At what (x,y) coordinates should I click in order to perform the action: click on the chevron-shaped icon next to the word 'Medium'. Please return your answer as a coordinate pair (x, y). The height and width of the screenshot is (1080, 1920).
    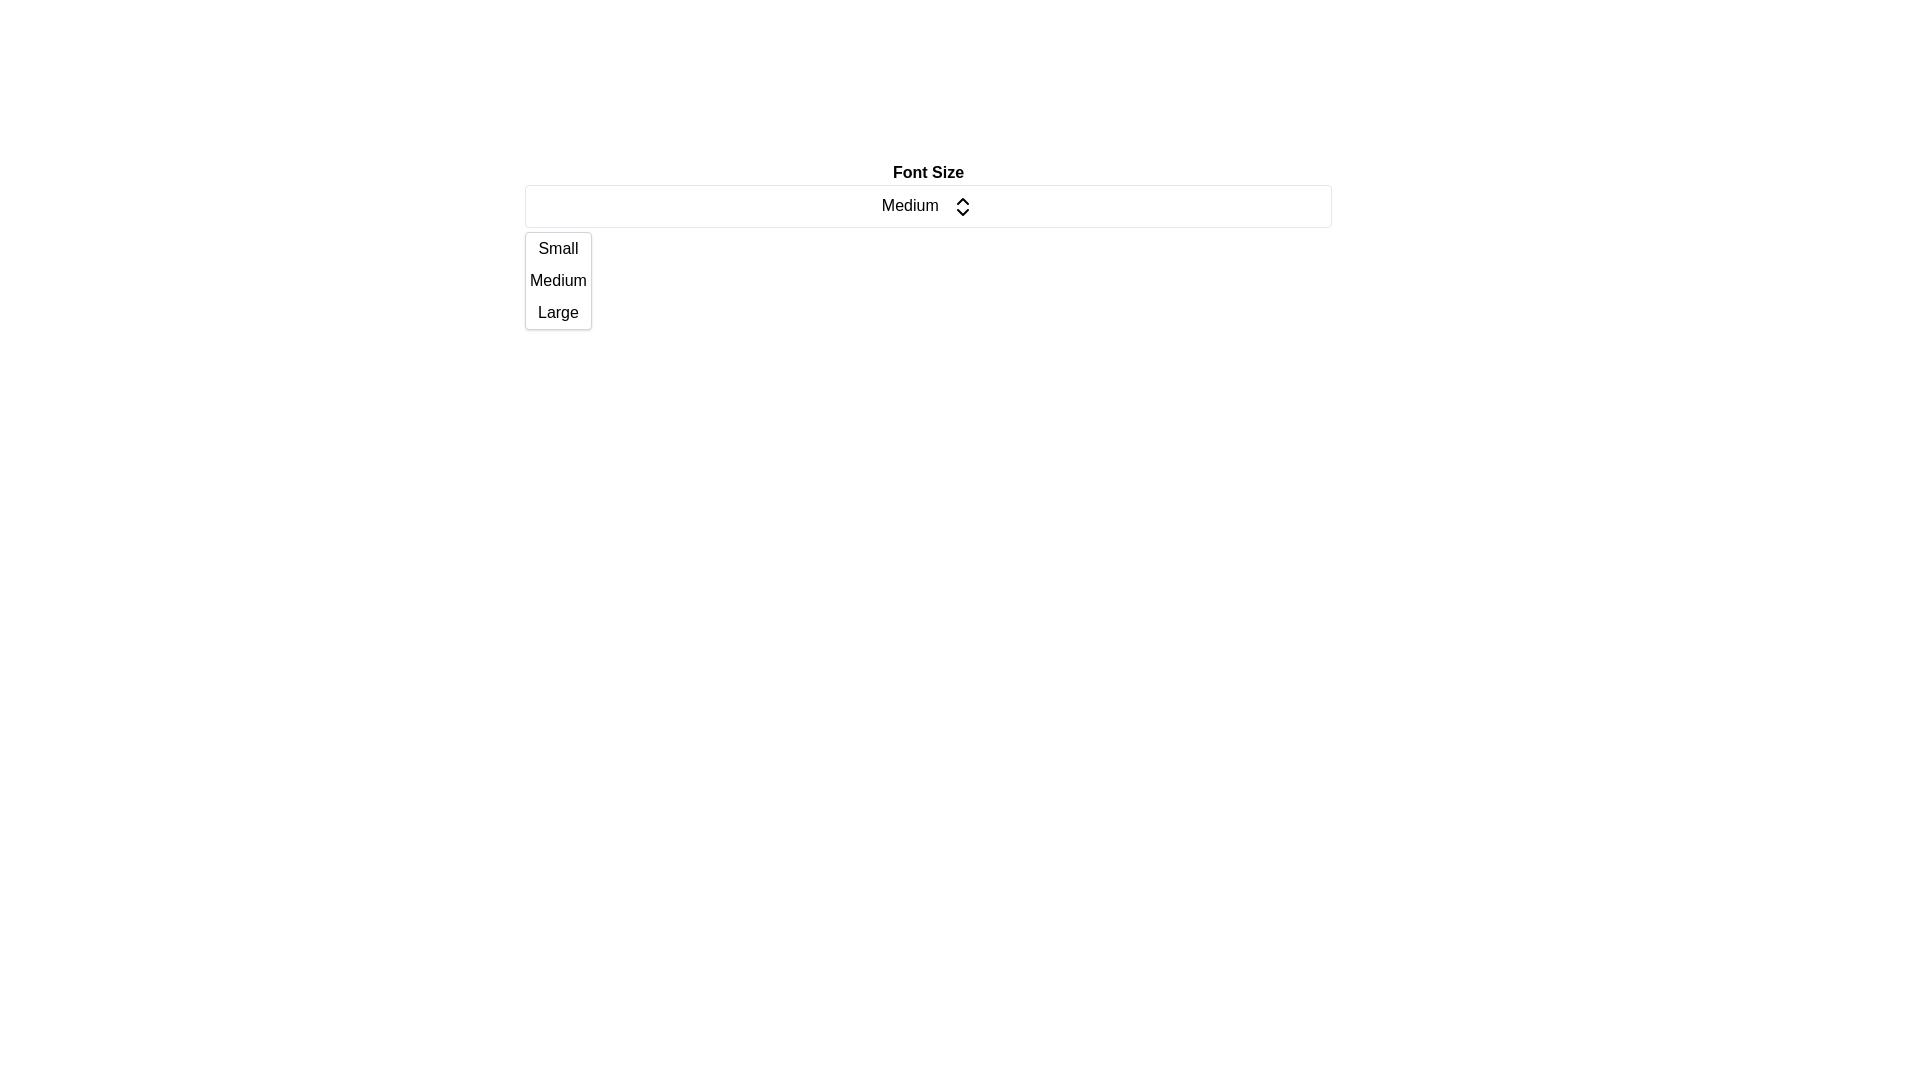
    Looking at the image, I should click on (963, 206).